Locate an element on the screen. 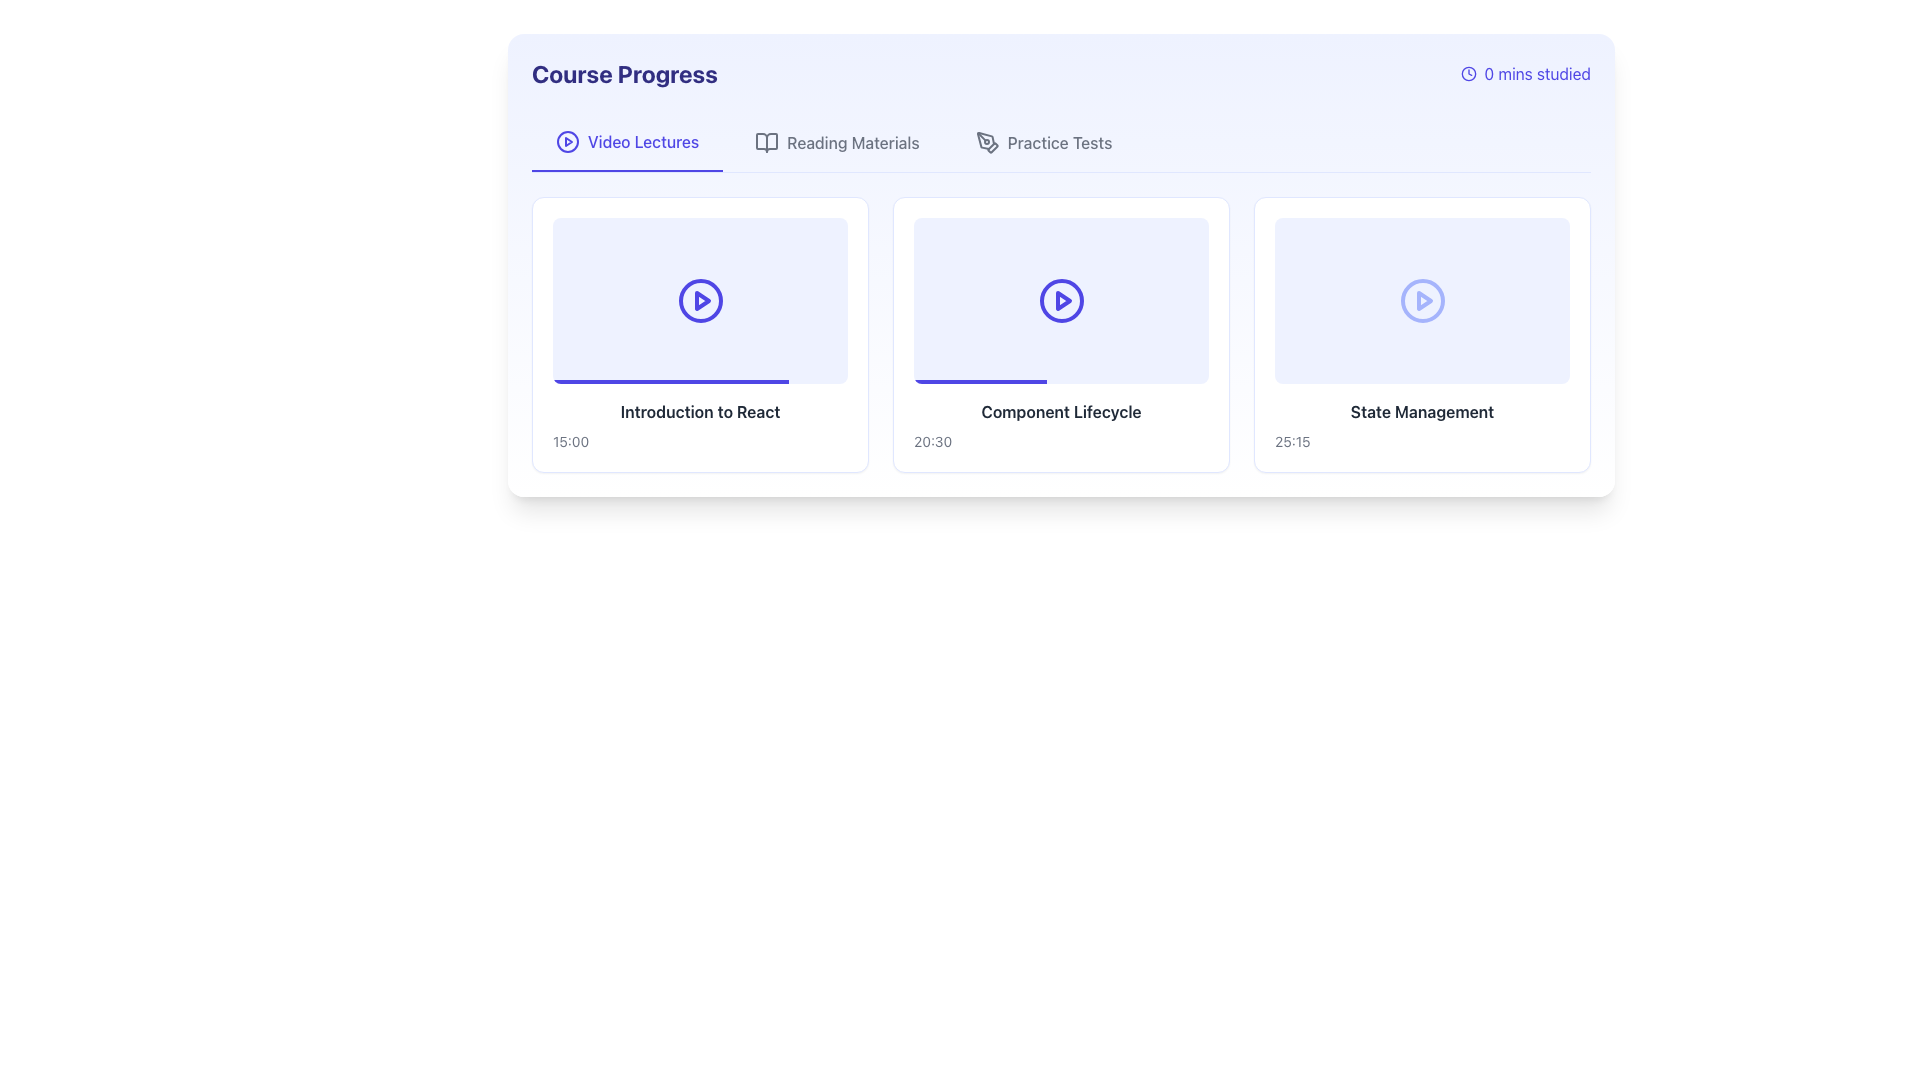 The width and height of the screenshot is (1920, 1080). the play button icon located in the second box of the horizontal row under the 'Video Lectures' tab is located at coordinates (1060, 300).